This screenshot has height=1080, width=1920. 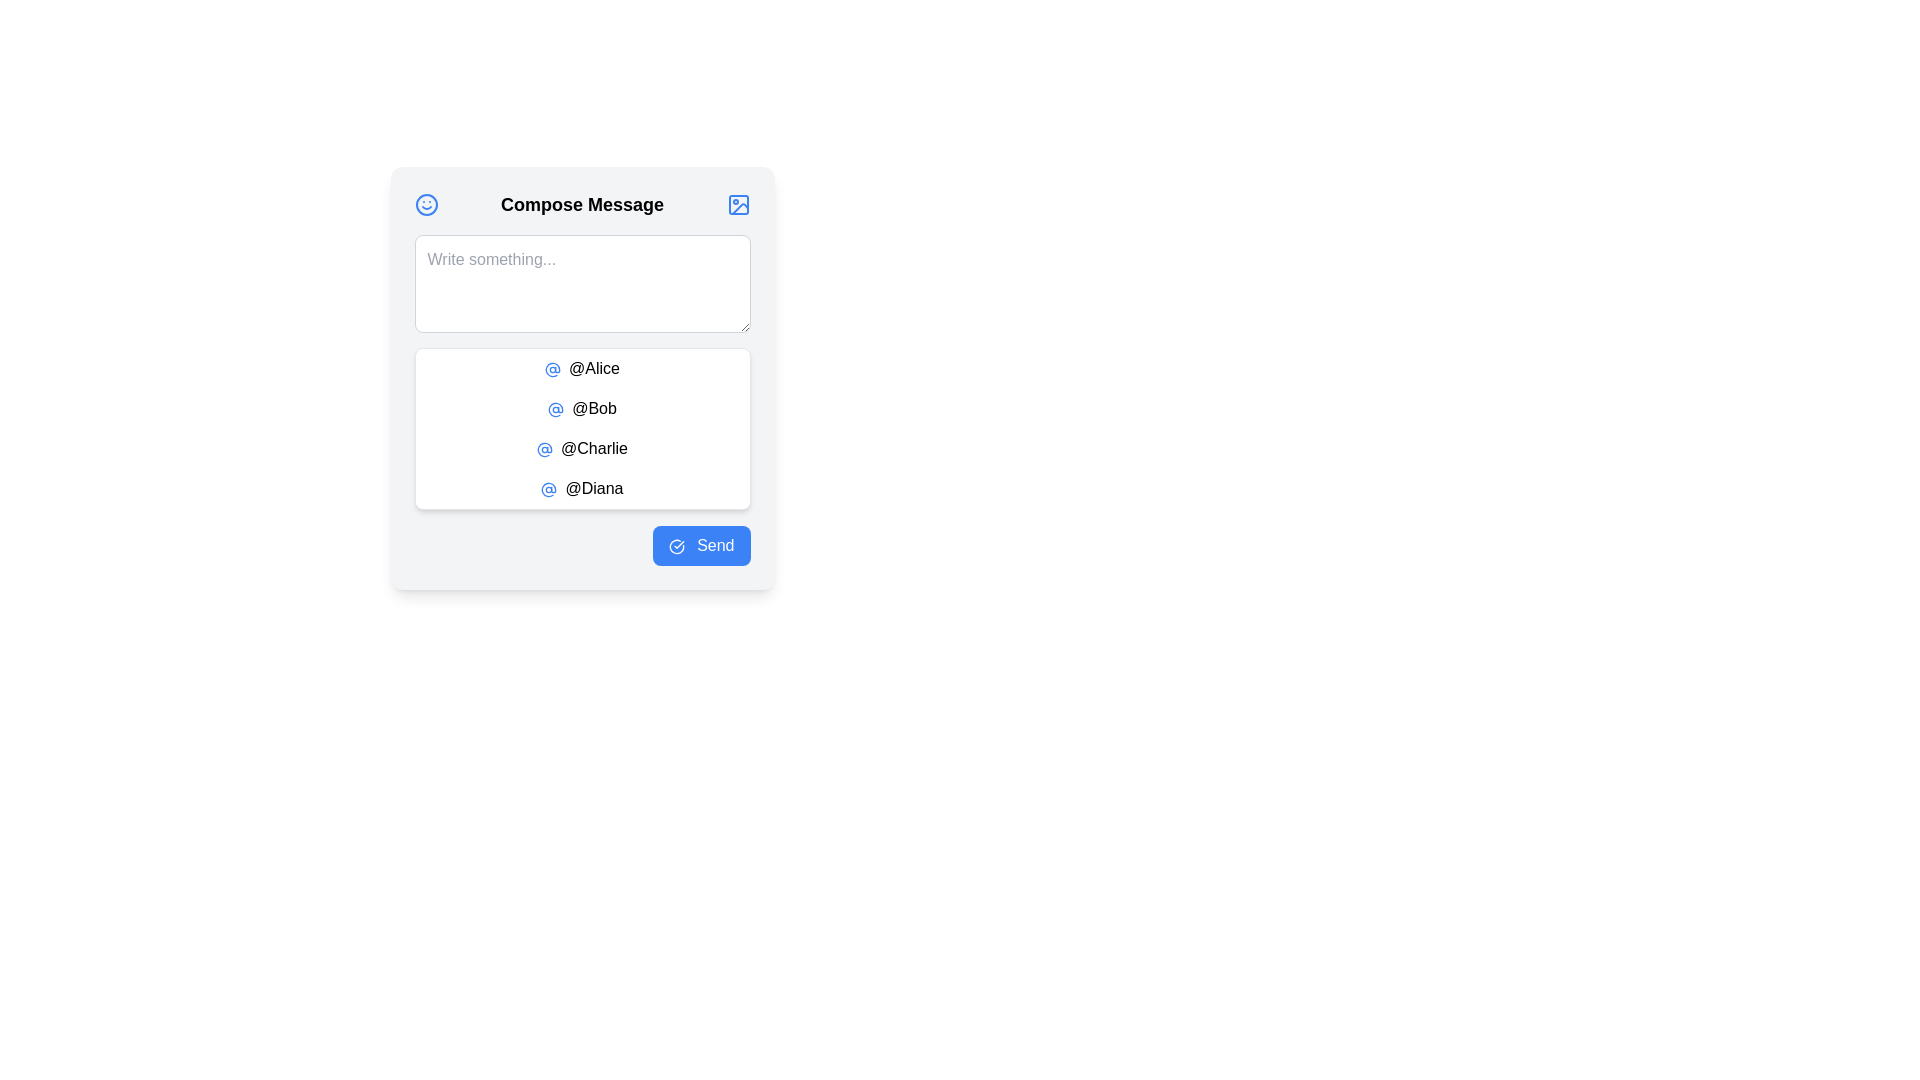 What do you see at coordinates (581, 204) in the screenshot?
I see `the bold heading text 'Compose Message' located at the top of the message composing interface, which is clearly legible and prominently styled` at bounding box center [581, 204].